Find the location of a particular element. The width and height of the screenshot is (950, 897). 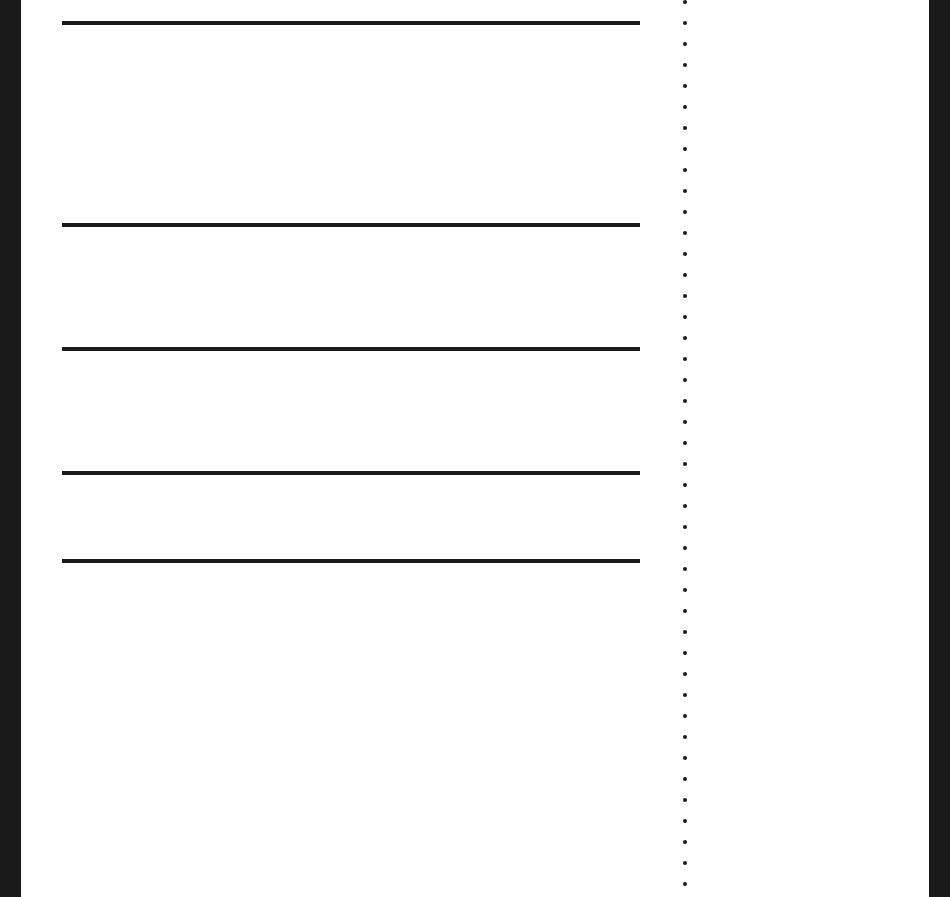

'May 2008' is located at coordinates (722, 293).